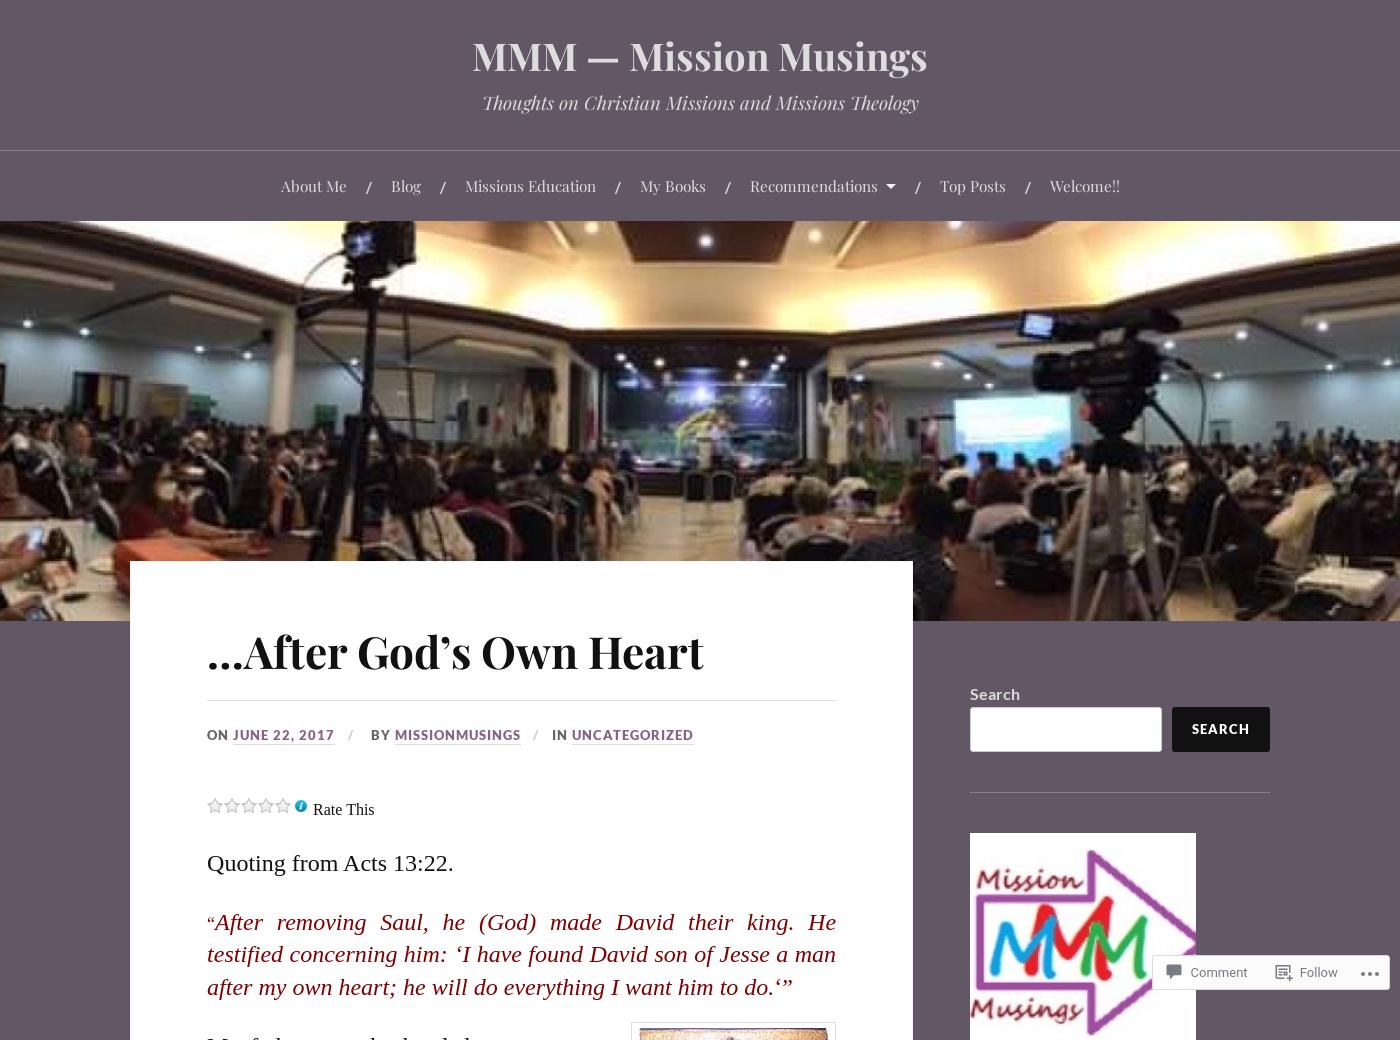 This screenshot has width=1400, height=1040. What do you see at coordinates (561, 734) in the screenshot?
I see `'In'` at bounding box center [561, 734].